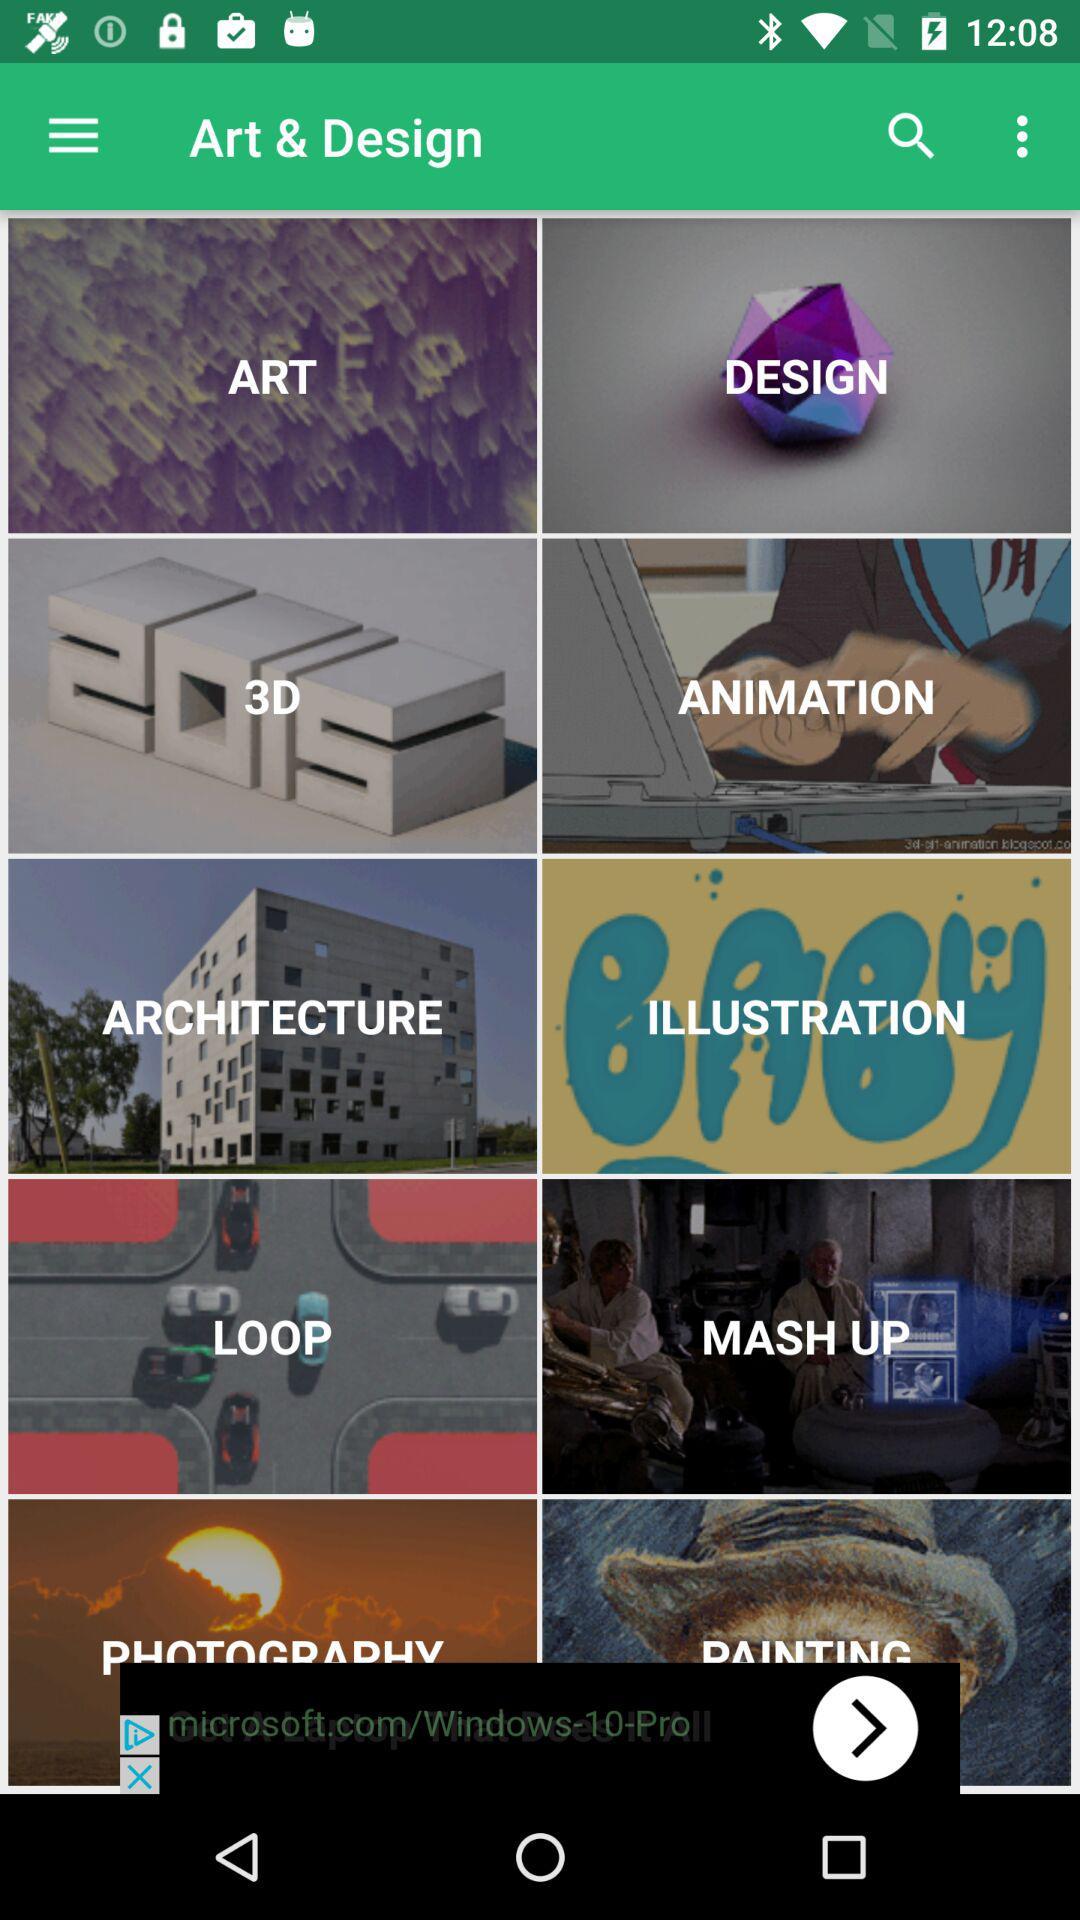 The width and height of the screenshot is (1080, 1920). Describe the element at coordinates (272, 375) in the screenshot. I see `the first image which is below the menu icon` at that location.